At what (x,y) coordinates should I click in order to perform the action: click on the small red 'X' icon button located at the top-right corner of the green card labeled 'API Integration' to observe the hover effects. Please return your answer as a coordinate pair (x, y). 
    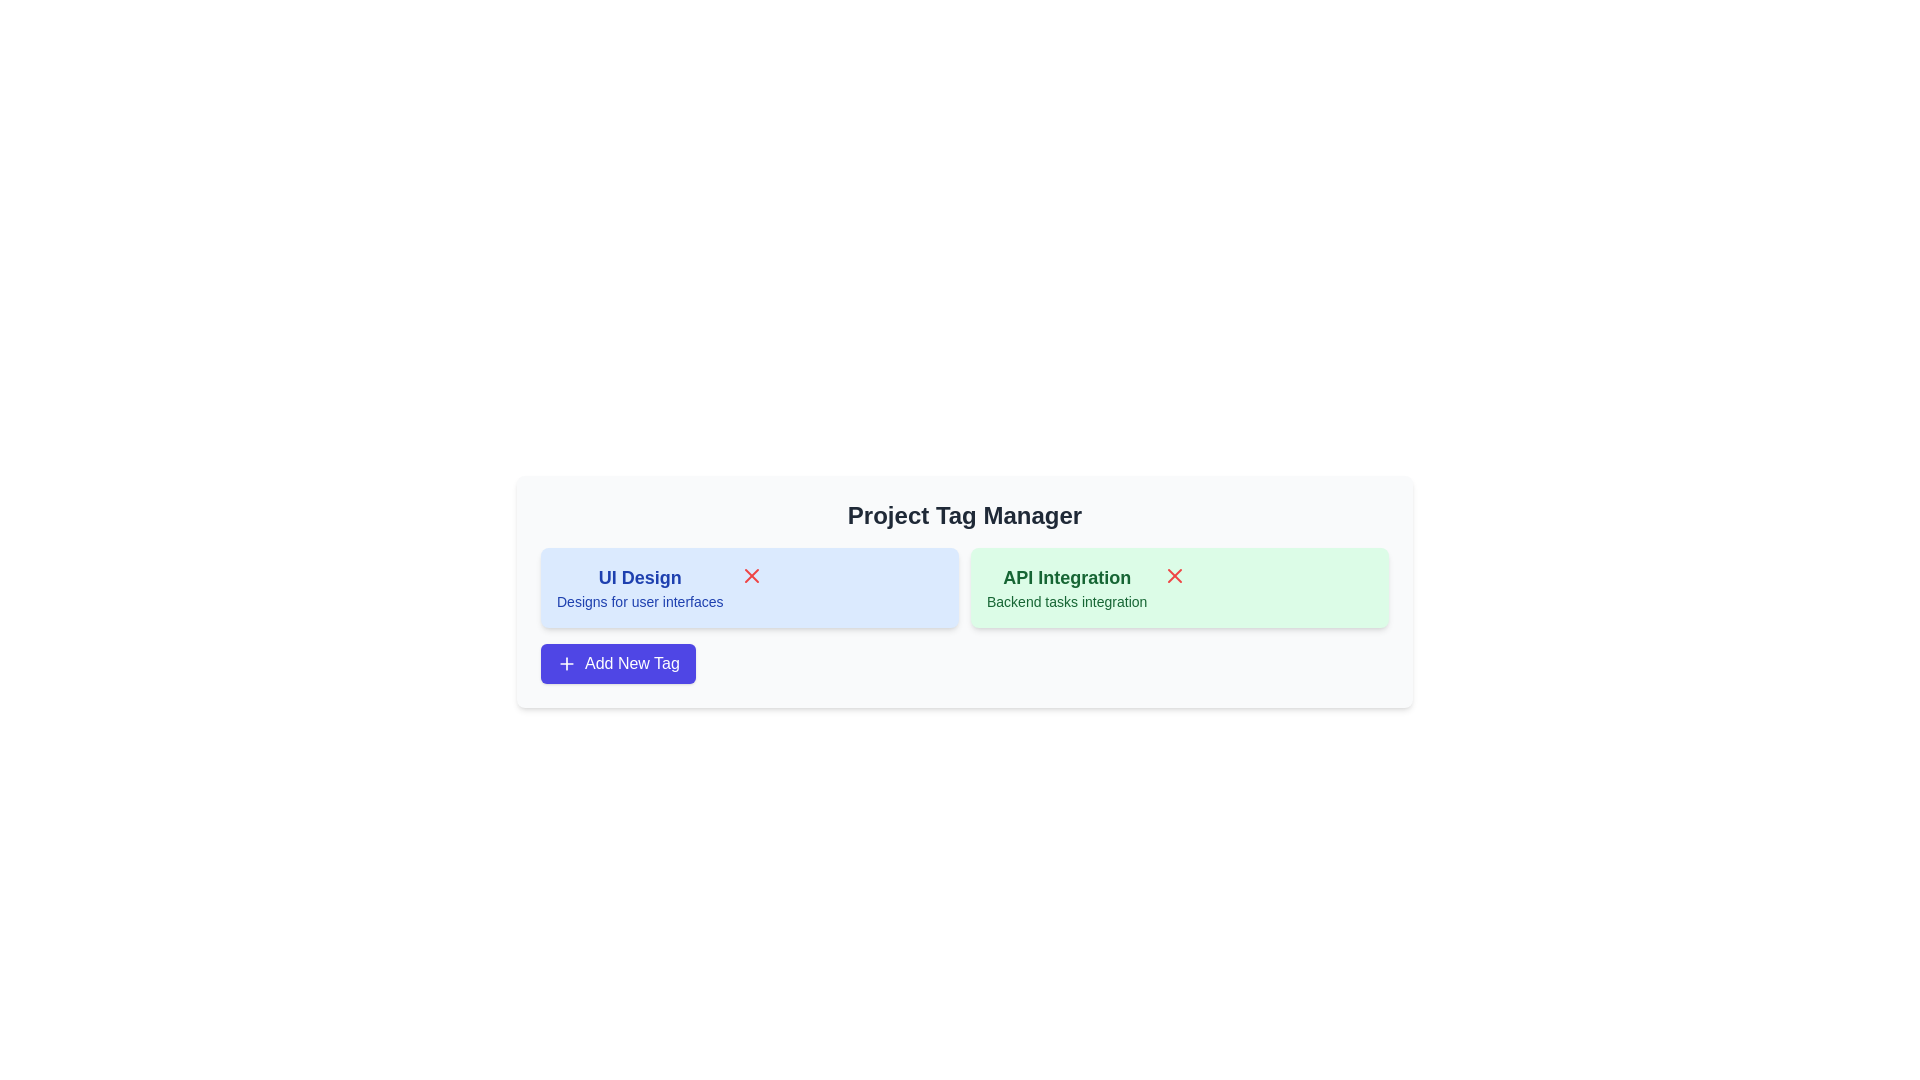
    Looking at the image, I should click on (1175, 575).